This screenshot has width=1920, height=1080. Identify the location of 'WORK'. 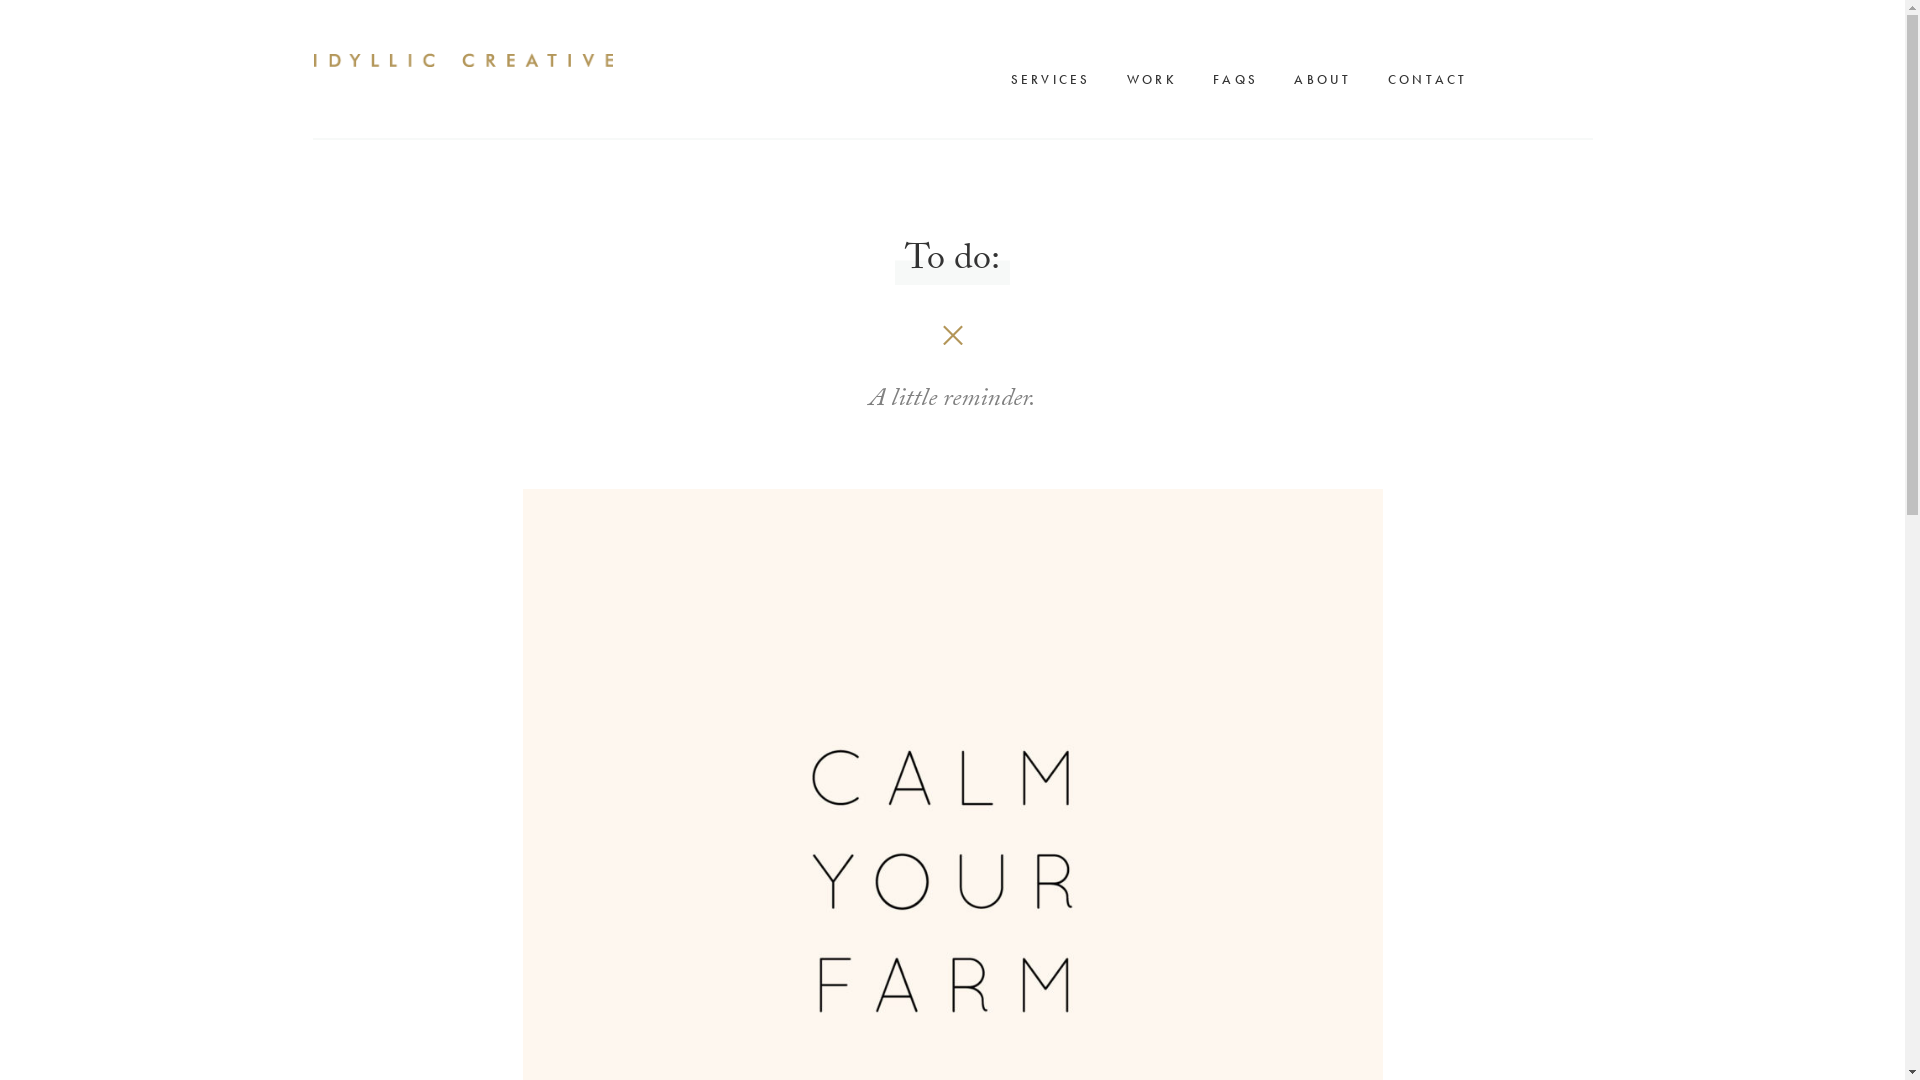
(1116, 78).